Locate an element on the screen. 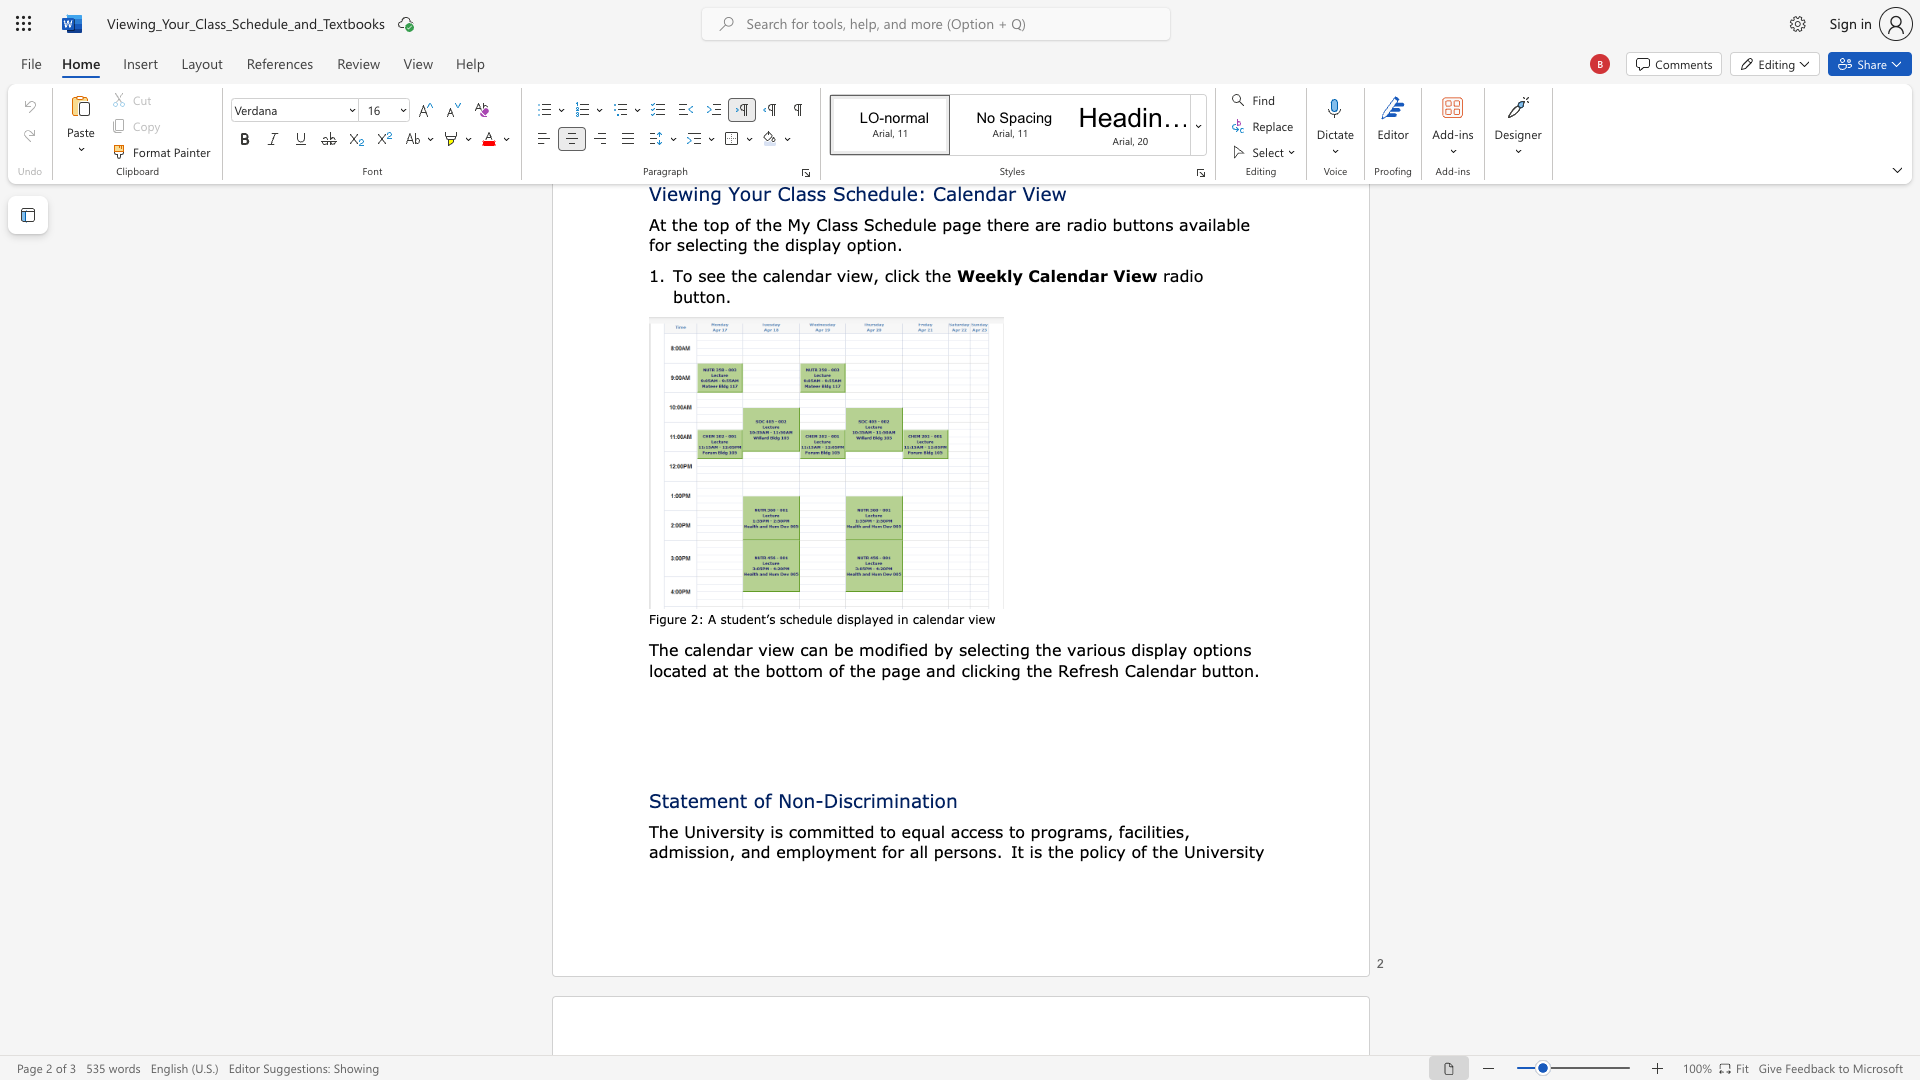 The image size is (1920, 1080). the subset text "ng the Refresh Calendar" within the text "at the bottom of the page and clicking the Refresh Calendar button." is located at coordinates (1000, 670).